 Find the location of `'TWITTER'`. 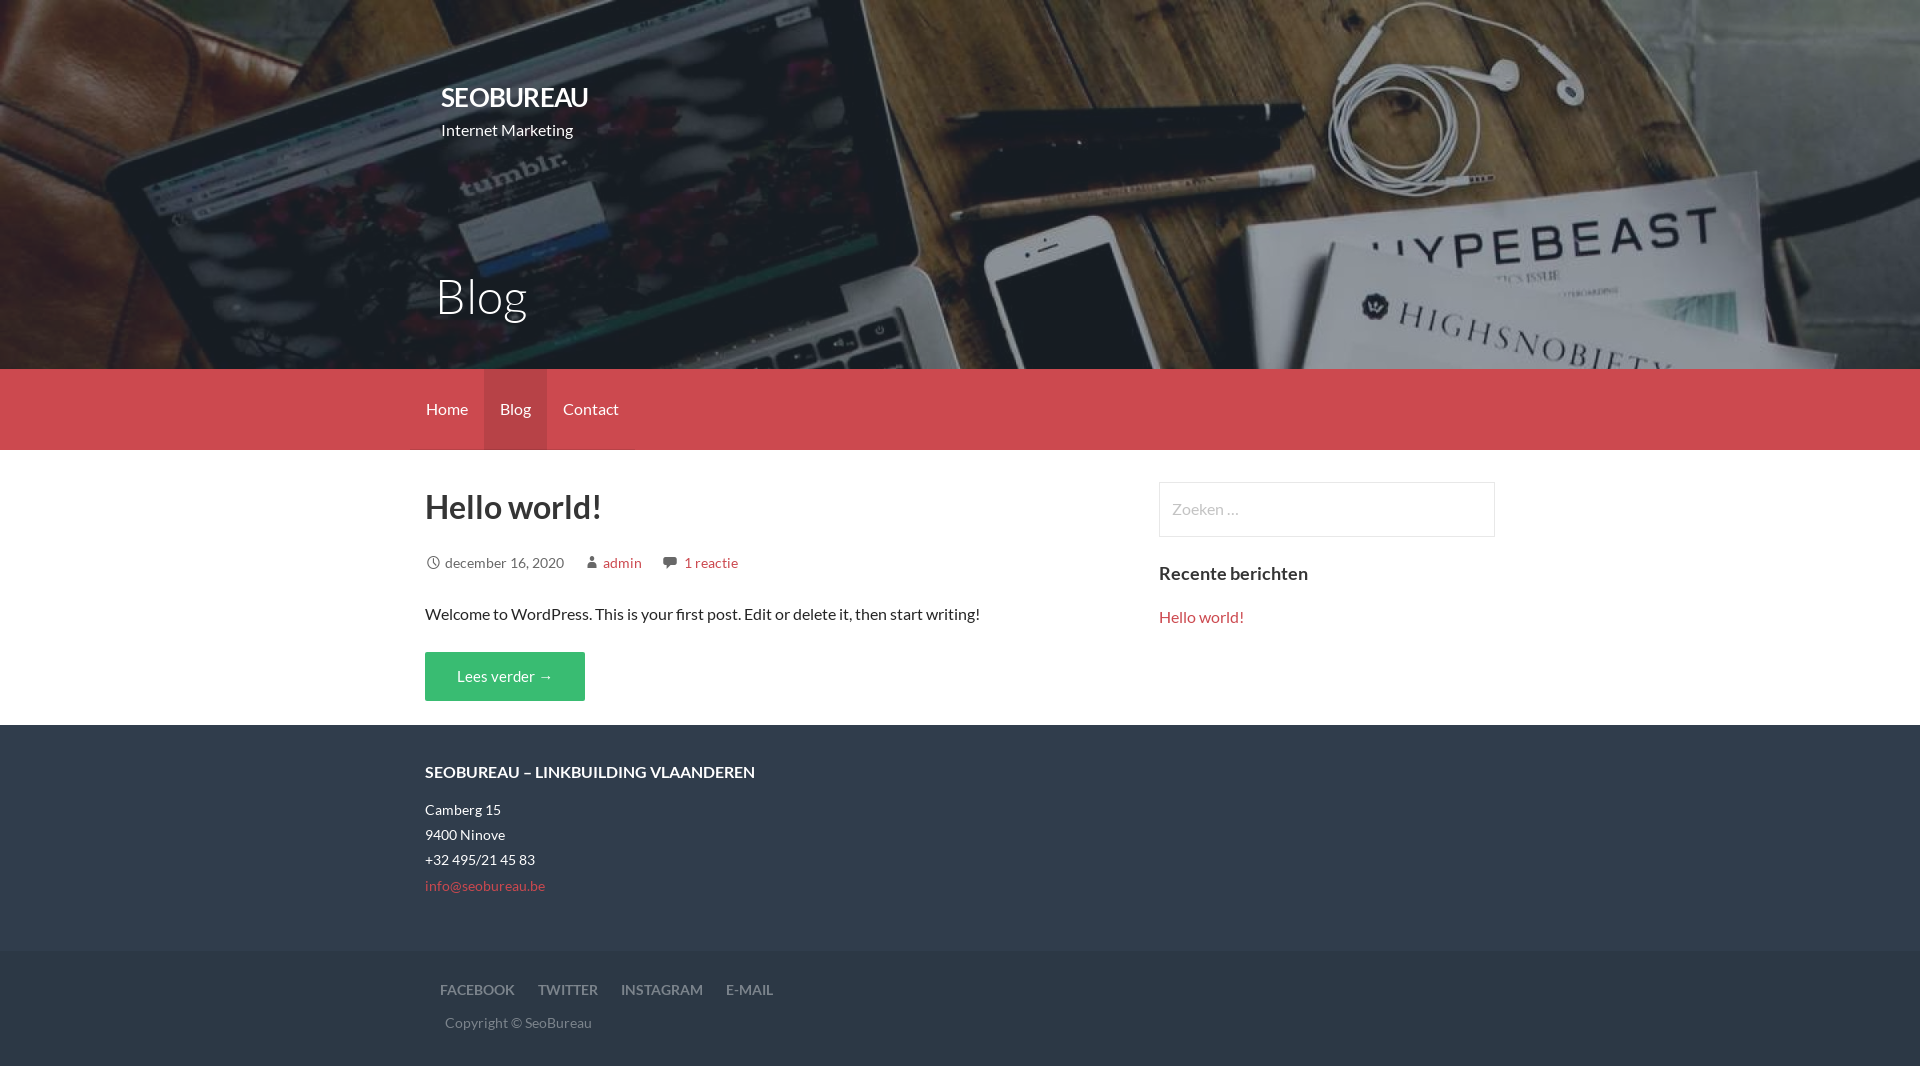

'TWITTER' is located at coordinates (566, 988).